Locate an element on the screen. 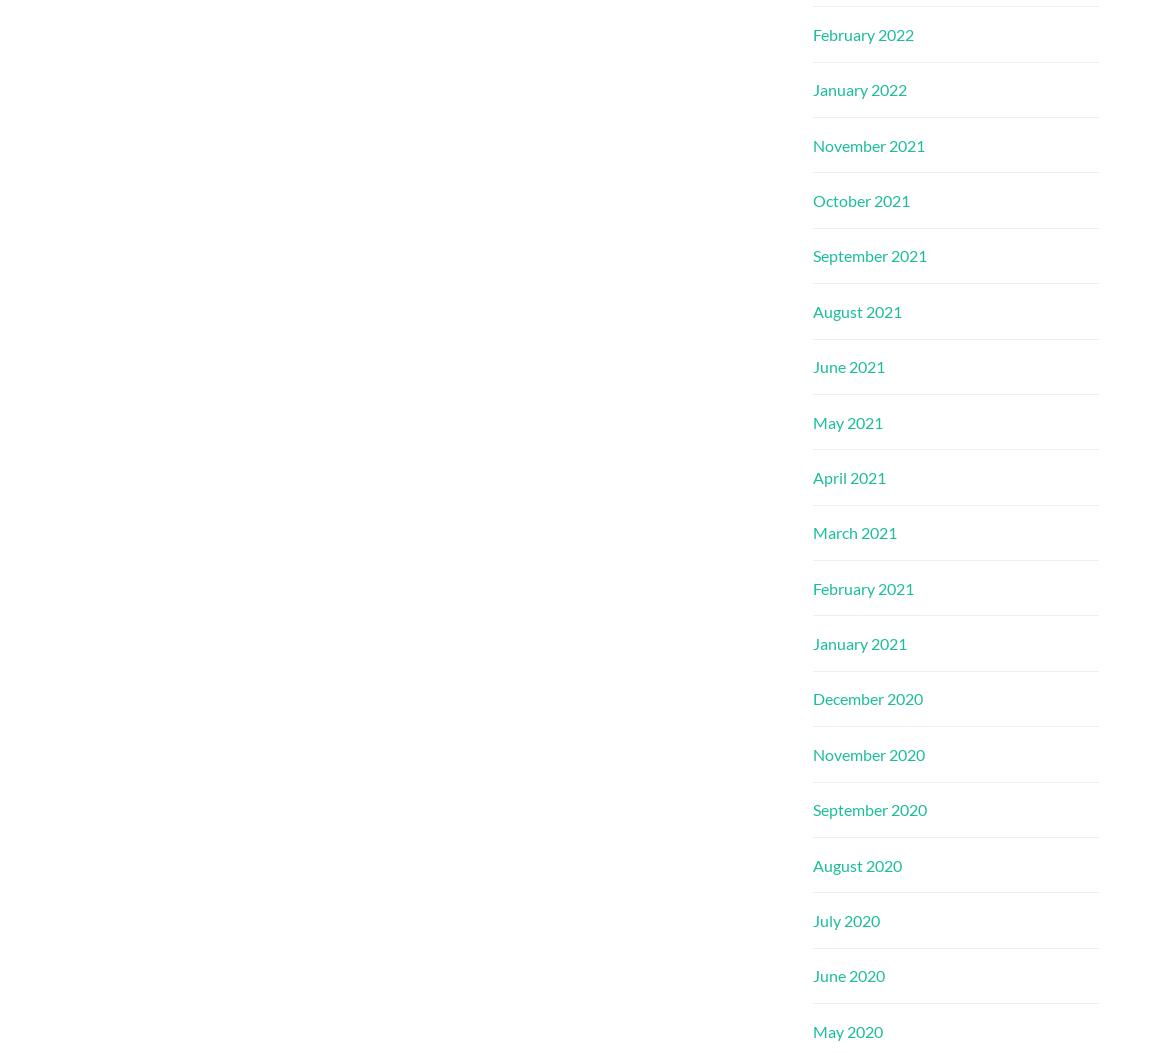 This screenshot has height=1053, width=1158. 'February 2021' is located at coordinates (812, 587).